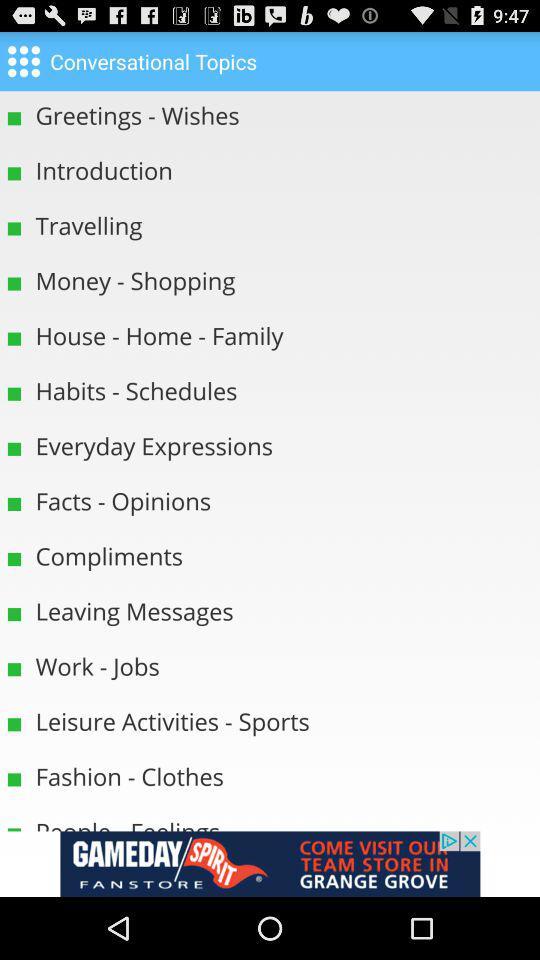 The image size is (540, 960). What do you see at coordinates (22, 59) in the screenshot?
I see `icon` at bounding box center [22, 59].